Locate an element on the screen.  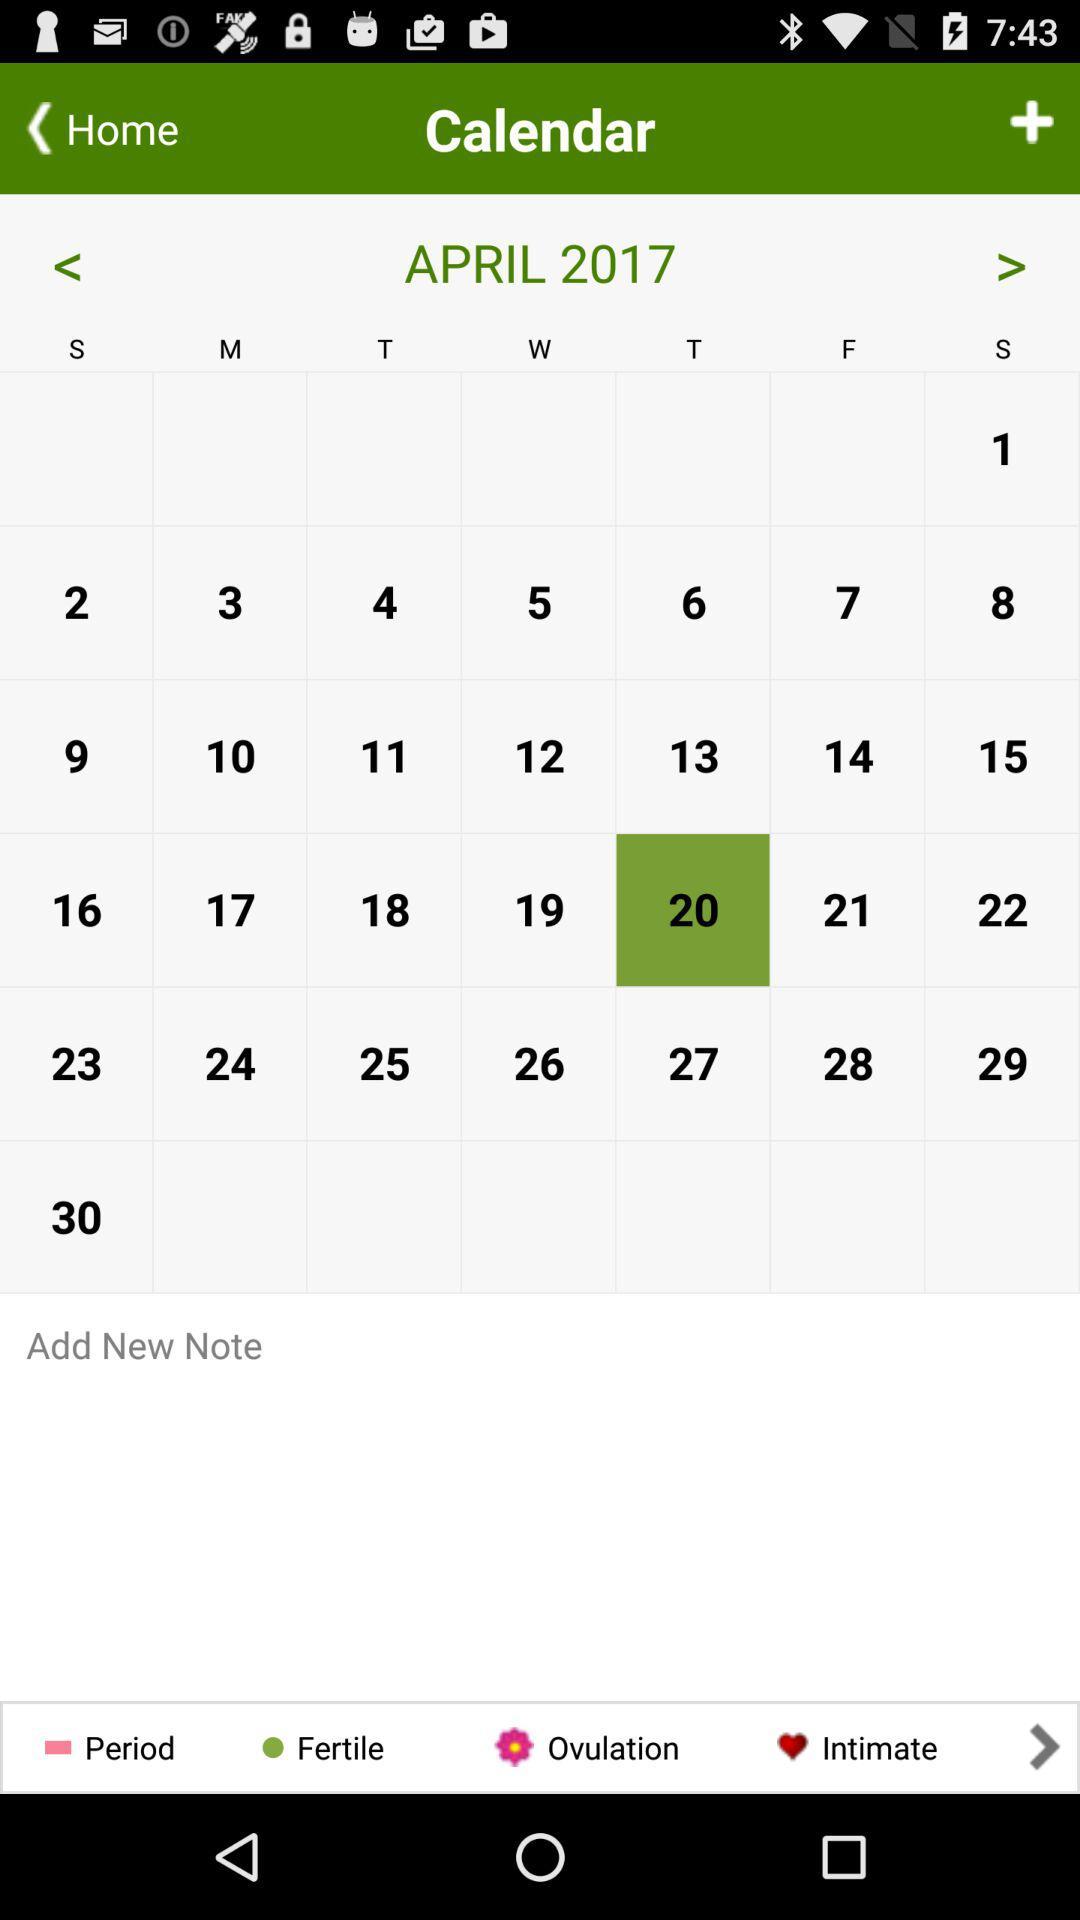
an event is located at coordinates (1032, 127).